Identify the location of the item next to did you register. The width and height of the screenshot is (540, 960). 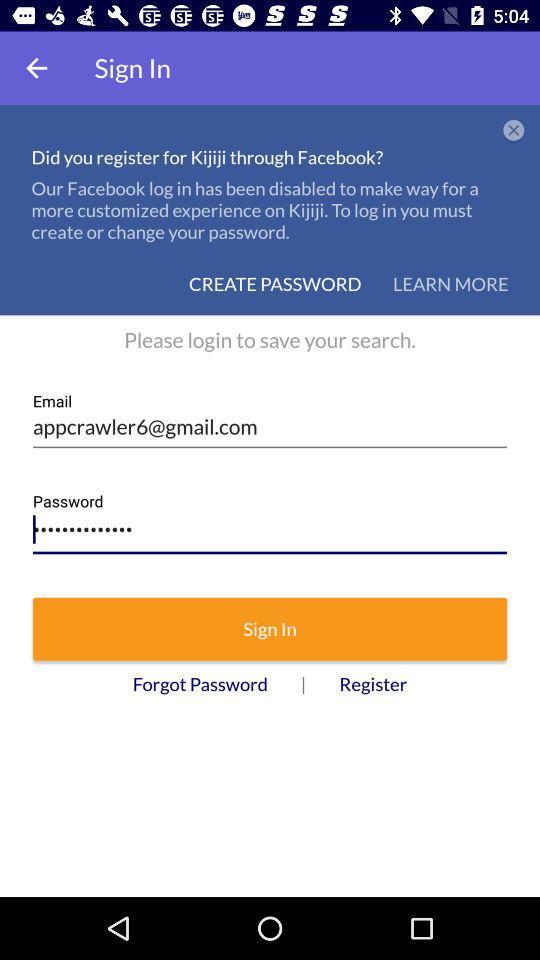
(513, 130).